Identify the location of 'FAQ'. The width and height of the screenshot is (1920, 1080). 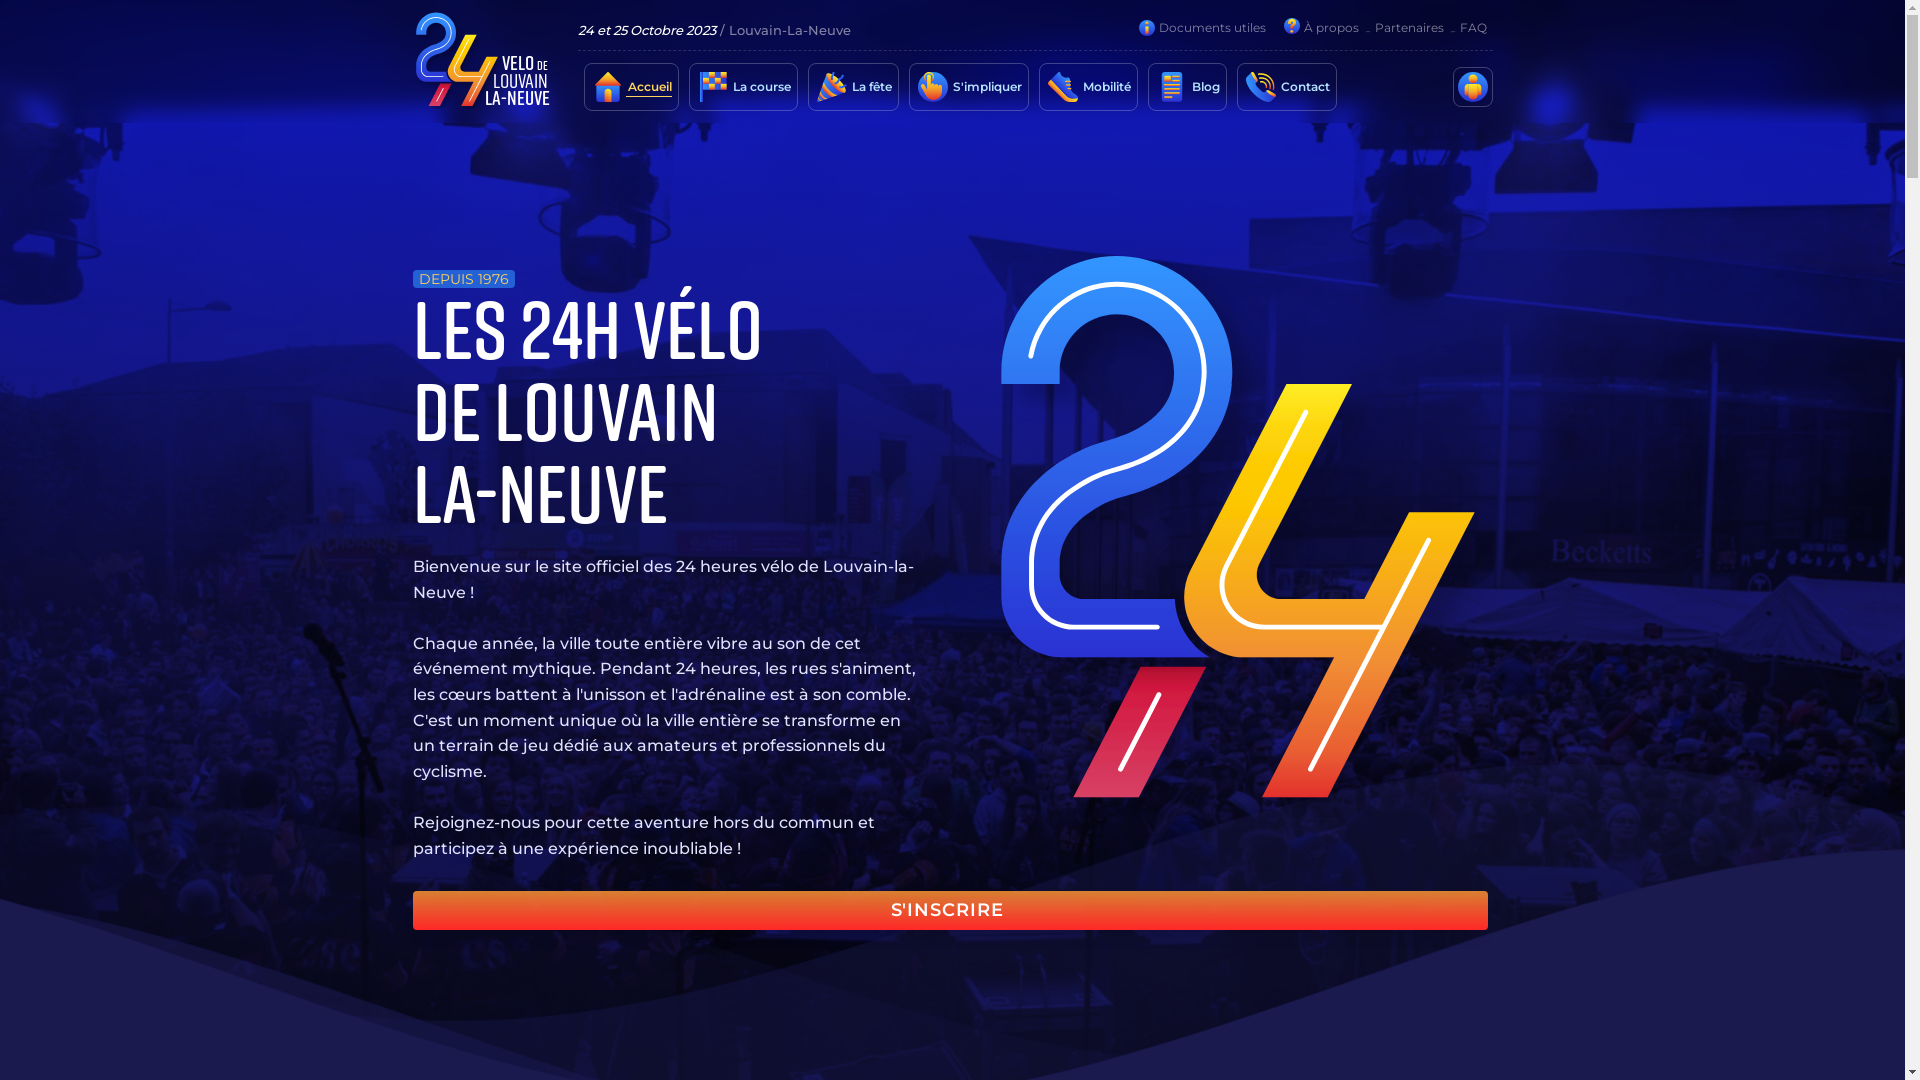
(1472, 27).